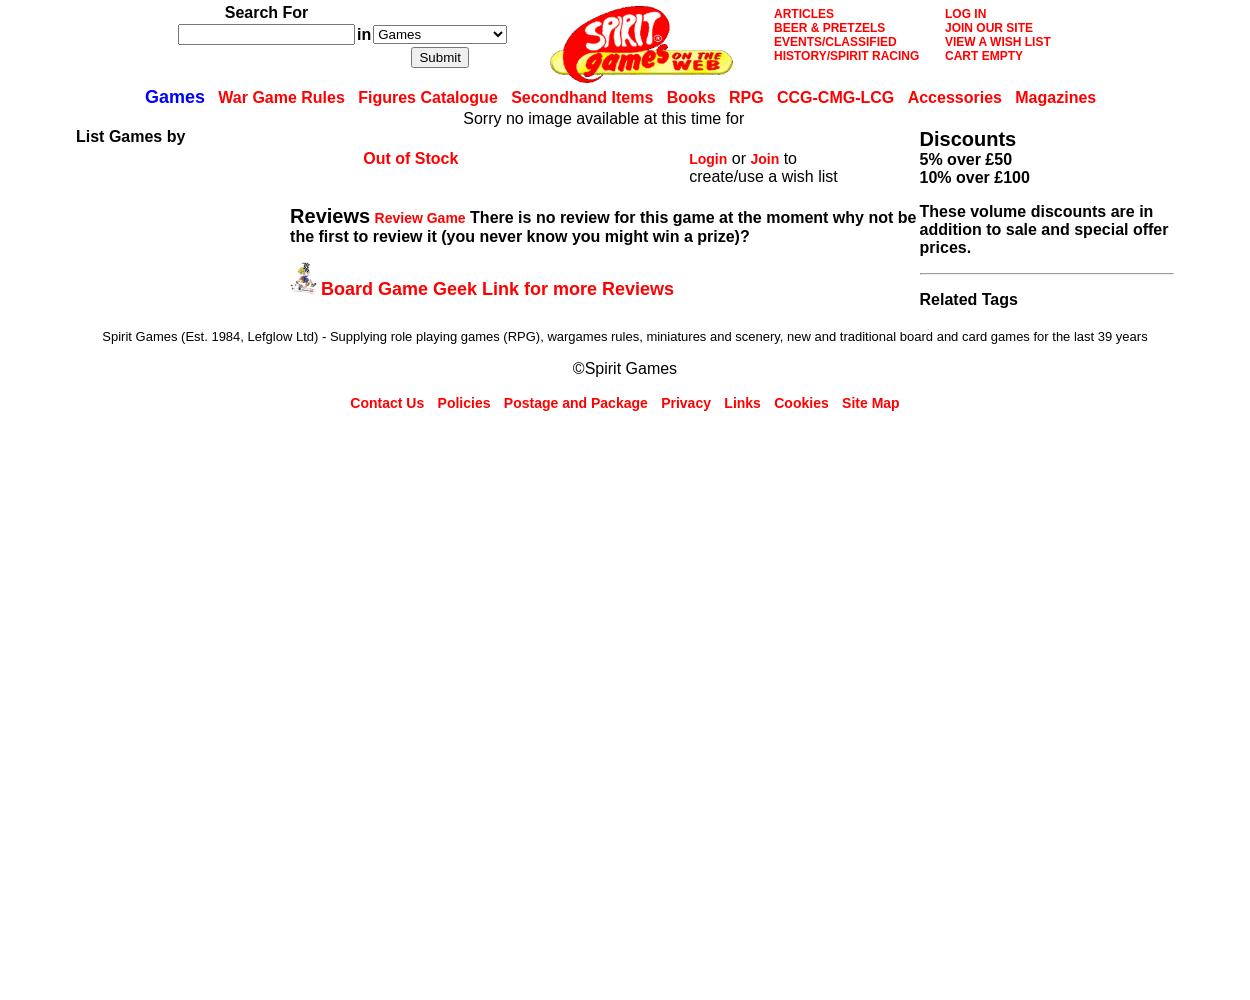  I want to click on 'Secondhand Items', so click(581, 96).